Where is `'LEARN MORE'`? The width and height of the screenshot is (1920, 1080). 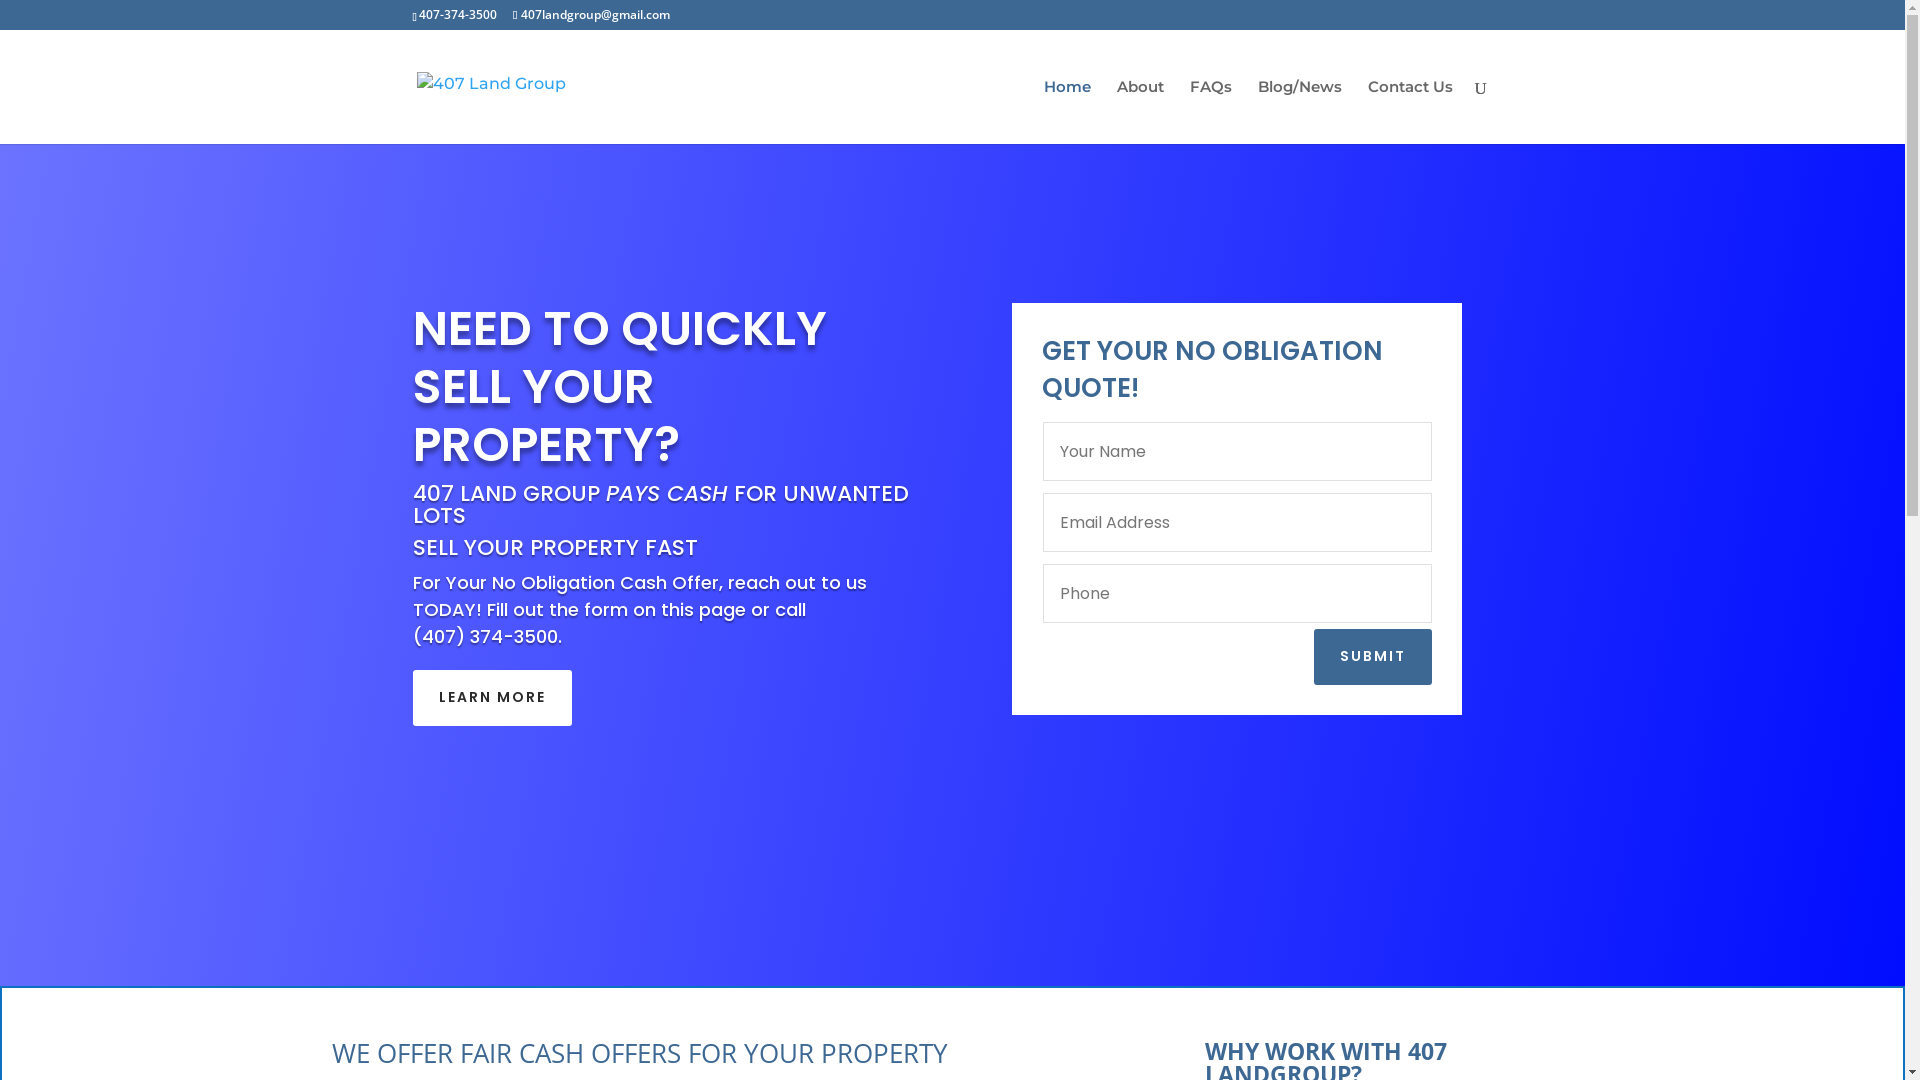 'LEARN MORE' is located at coordinates (491, 697).